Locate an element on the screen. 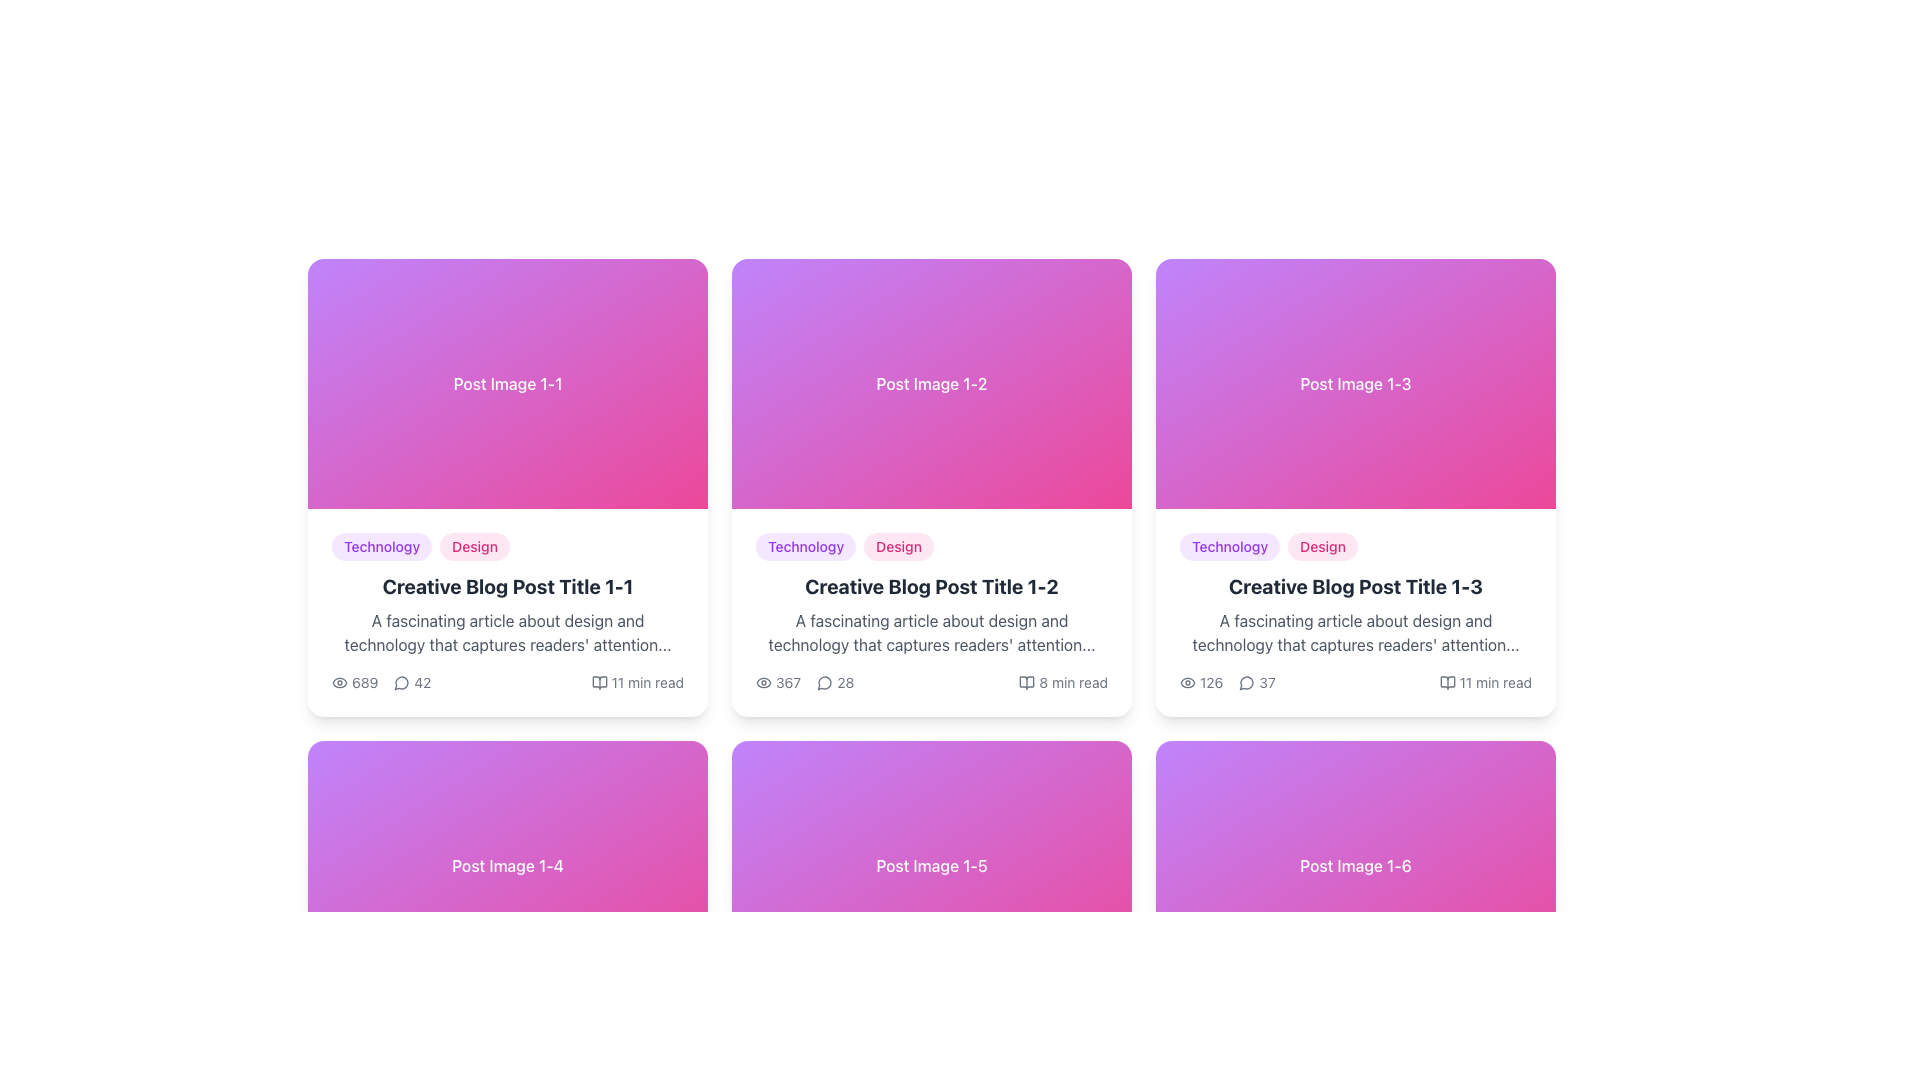 The image size is (1920, 1080). displayed view count from the label that combines an eye-shaped icon and the number '126', located within a blog post card layout is located at coordinates (1200, 681).